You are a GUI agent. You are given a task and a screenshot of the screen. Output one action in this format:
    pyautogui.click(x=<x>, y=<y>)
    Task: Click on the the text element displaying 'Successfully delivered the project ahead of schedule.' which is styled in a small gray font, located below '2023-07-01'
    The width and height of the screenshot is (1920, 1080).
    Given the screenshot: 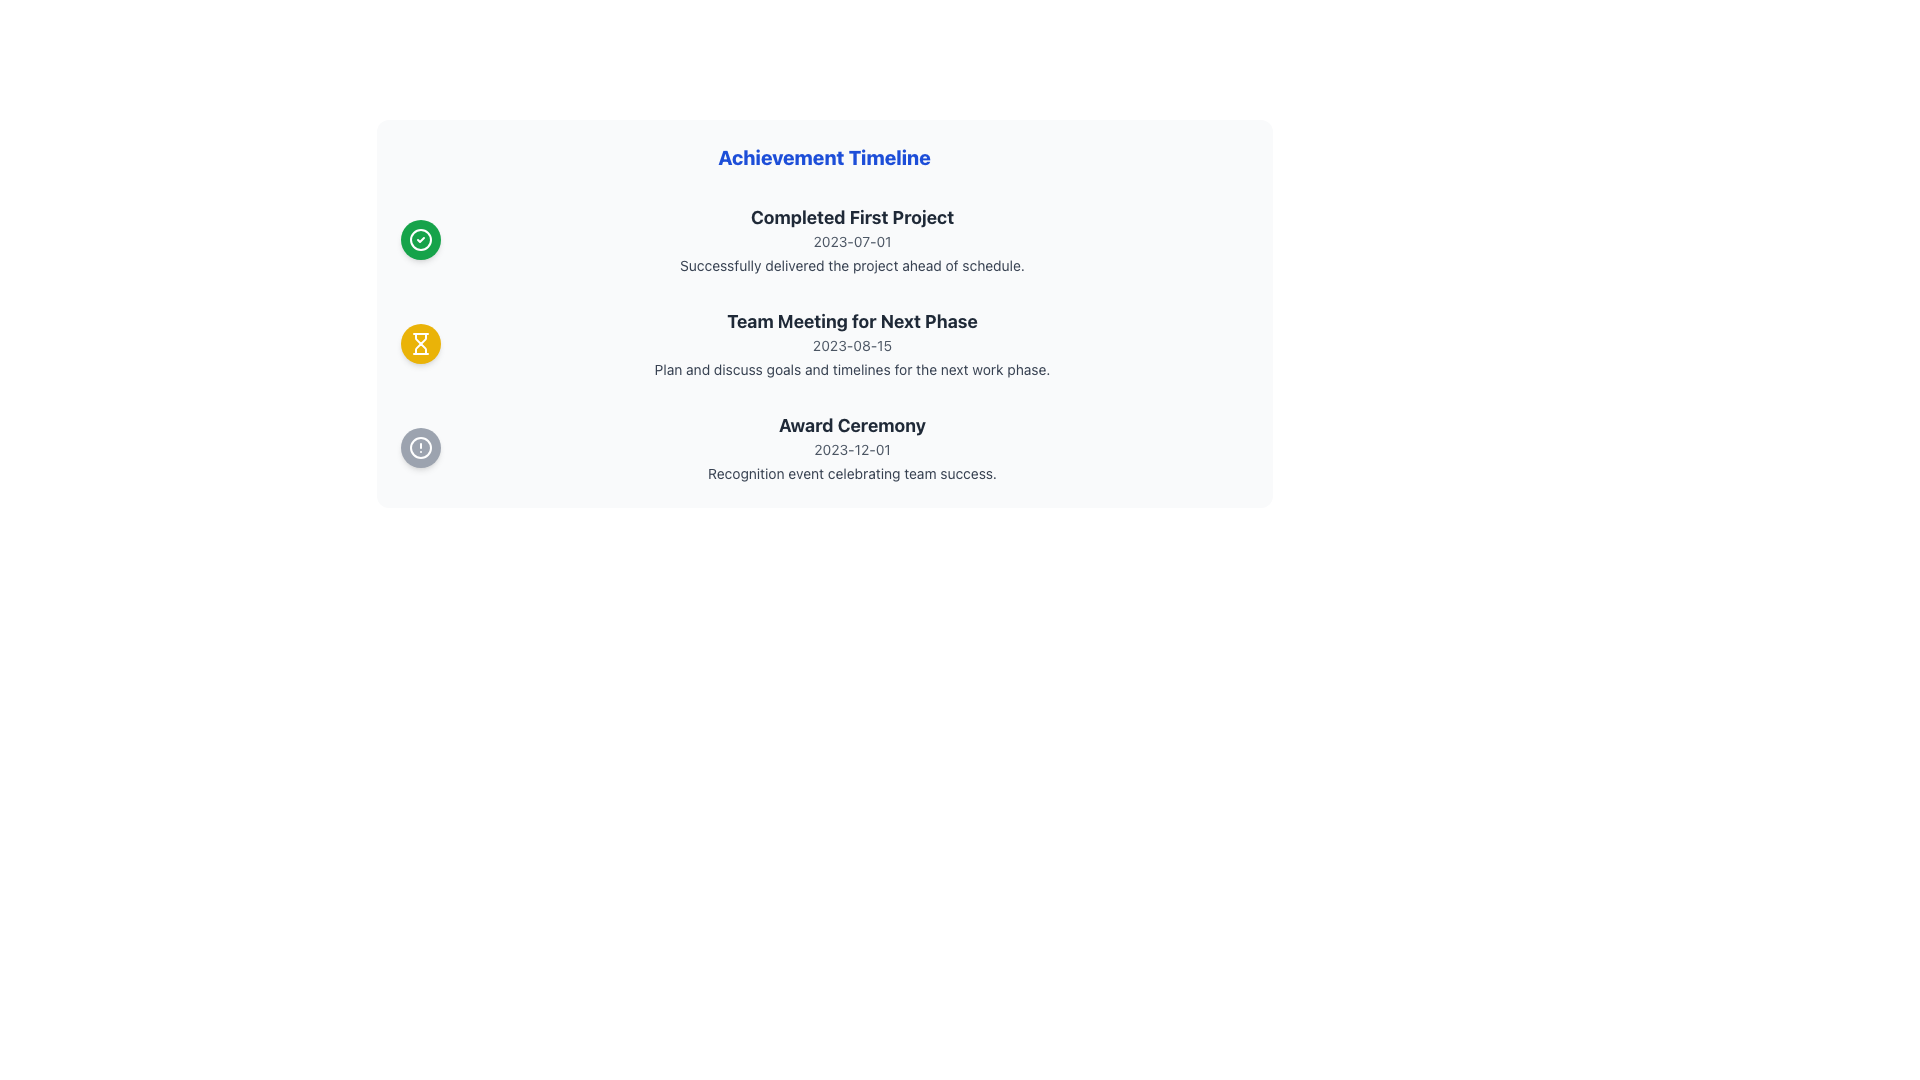 What is the action you would take?
    pyautogui.click(x=852, y=265)
    